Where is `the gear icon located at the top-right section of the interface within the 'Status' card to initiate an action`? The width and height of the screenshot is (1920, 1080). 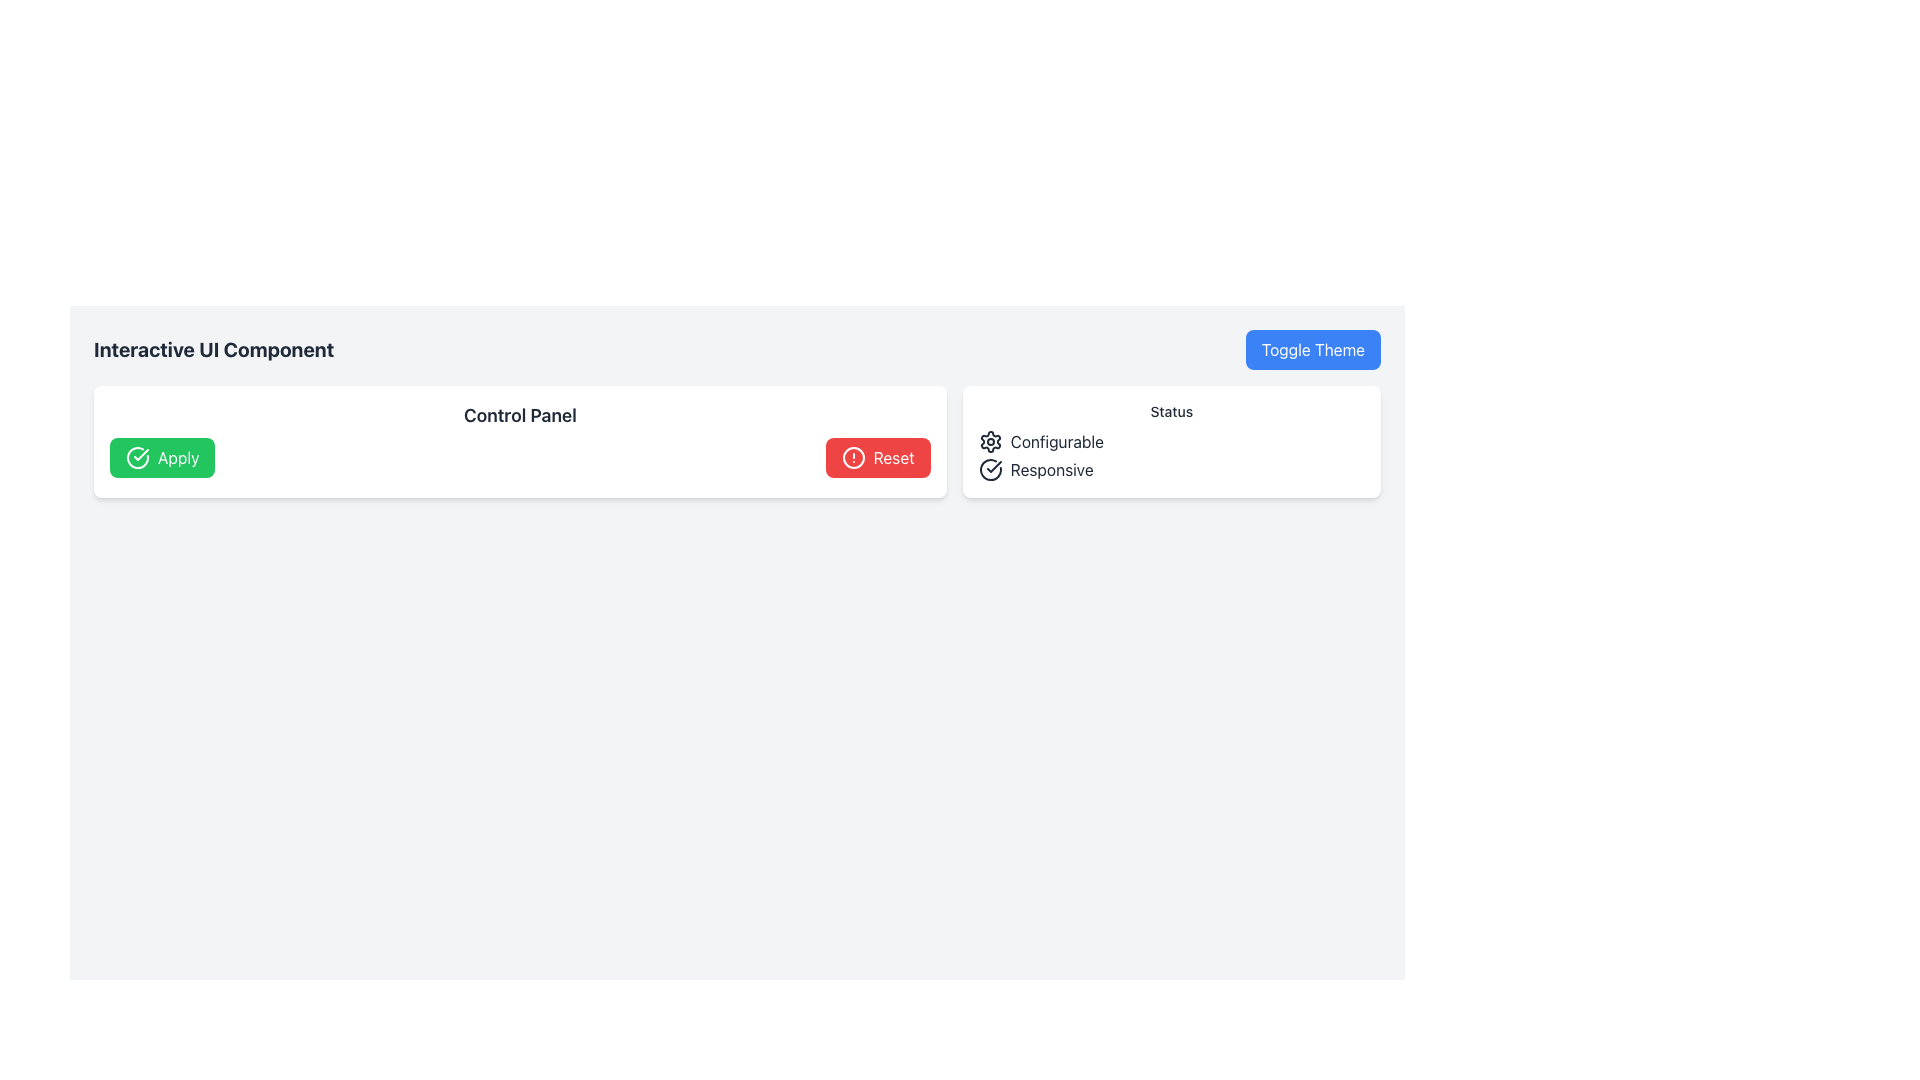 the gear icon located at the top-right section of the interface within the 'Status' card to initiate an action is located at coordinates (990, 441).